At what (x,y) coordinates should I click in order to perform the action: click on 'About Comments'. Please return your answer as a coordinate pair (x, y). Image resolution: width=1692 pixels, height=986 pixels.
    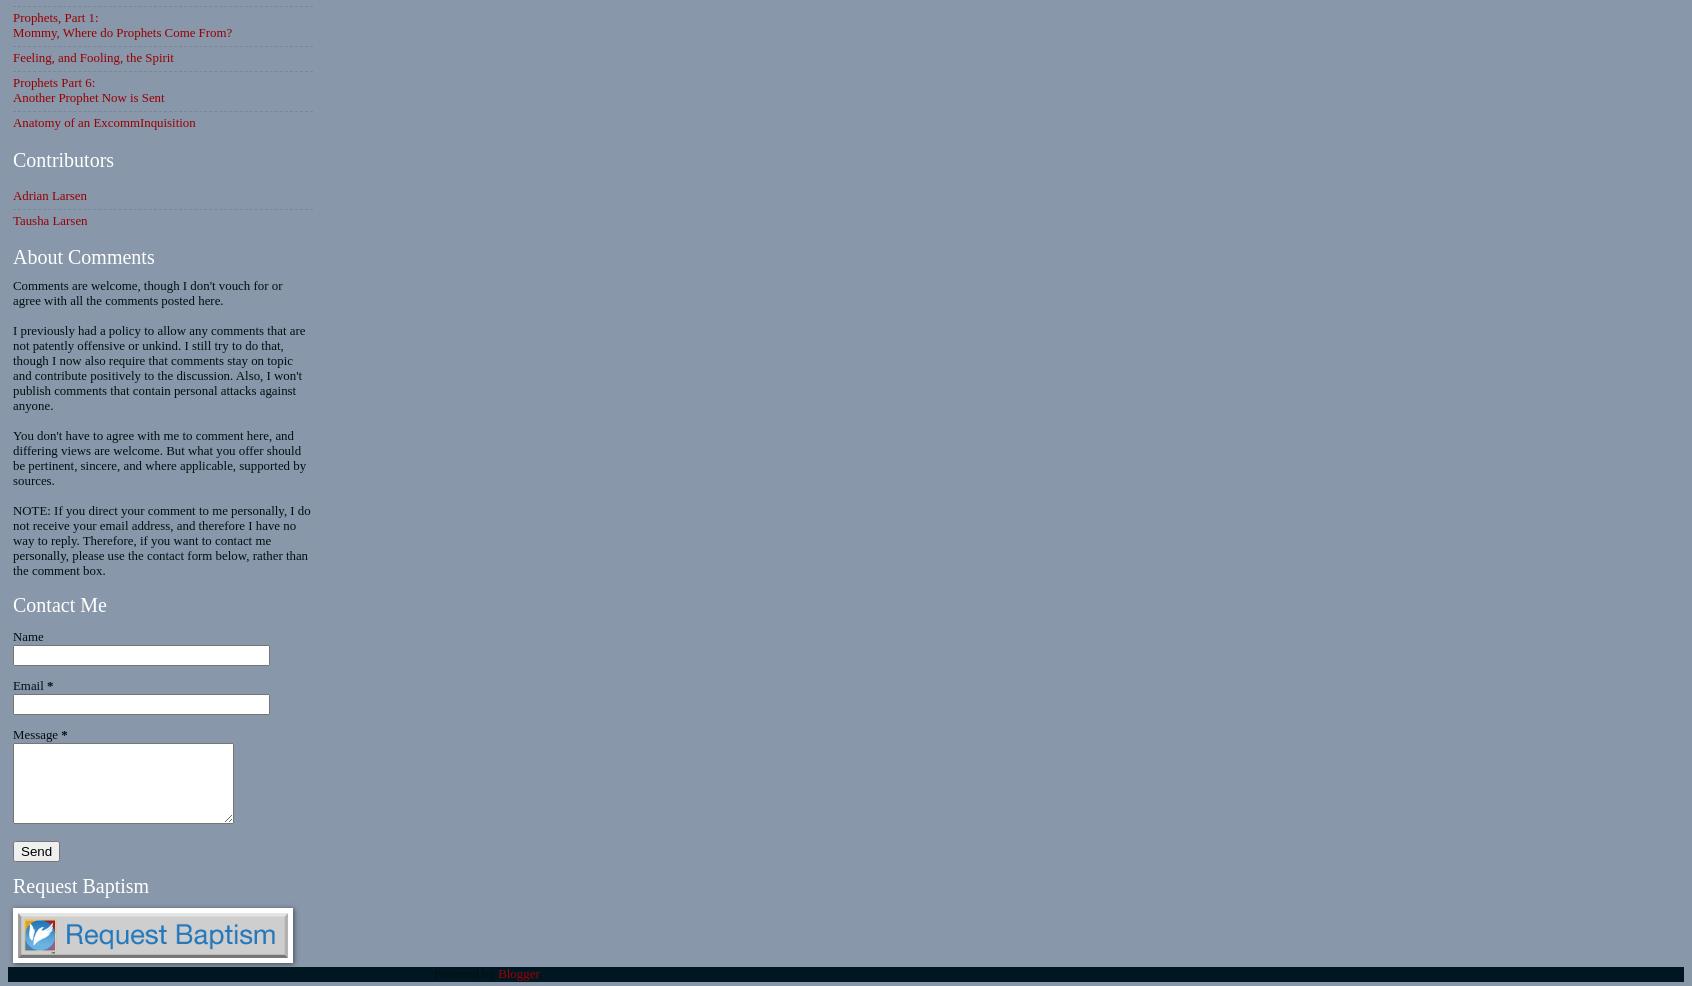
    Looking at the image, I should click on (83, 256).